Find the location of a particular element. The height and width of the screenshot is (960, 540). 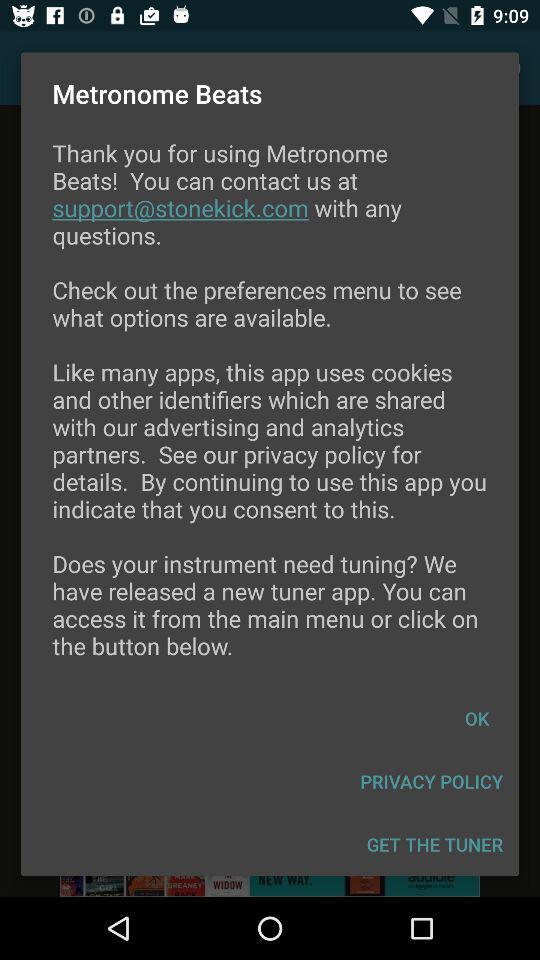

thank you for icon is located at coordinates (270, 411).